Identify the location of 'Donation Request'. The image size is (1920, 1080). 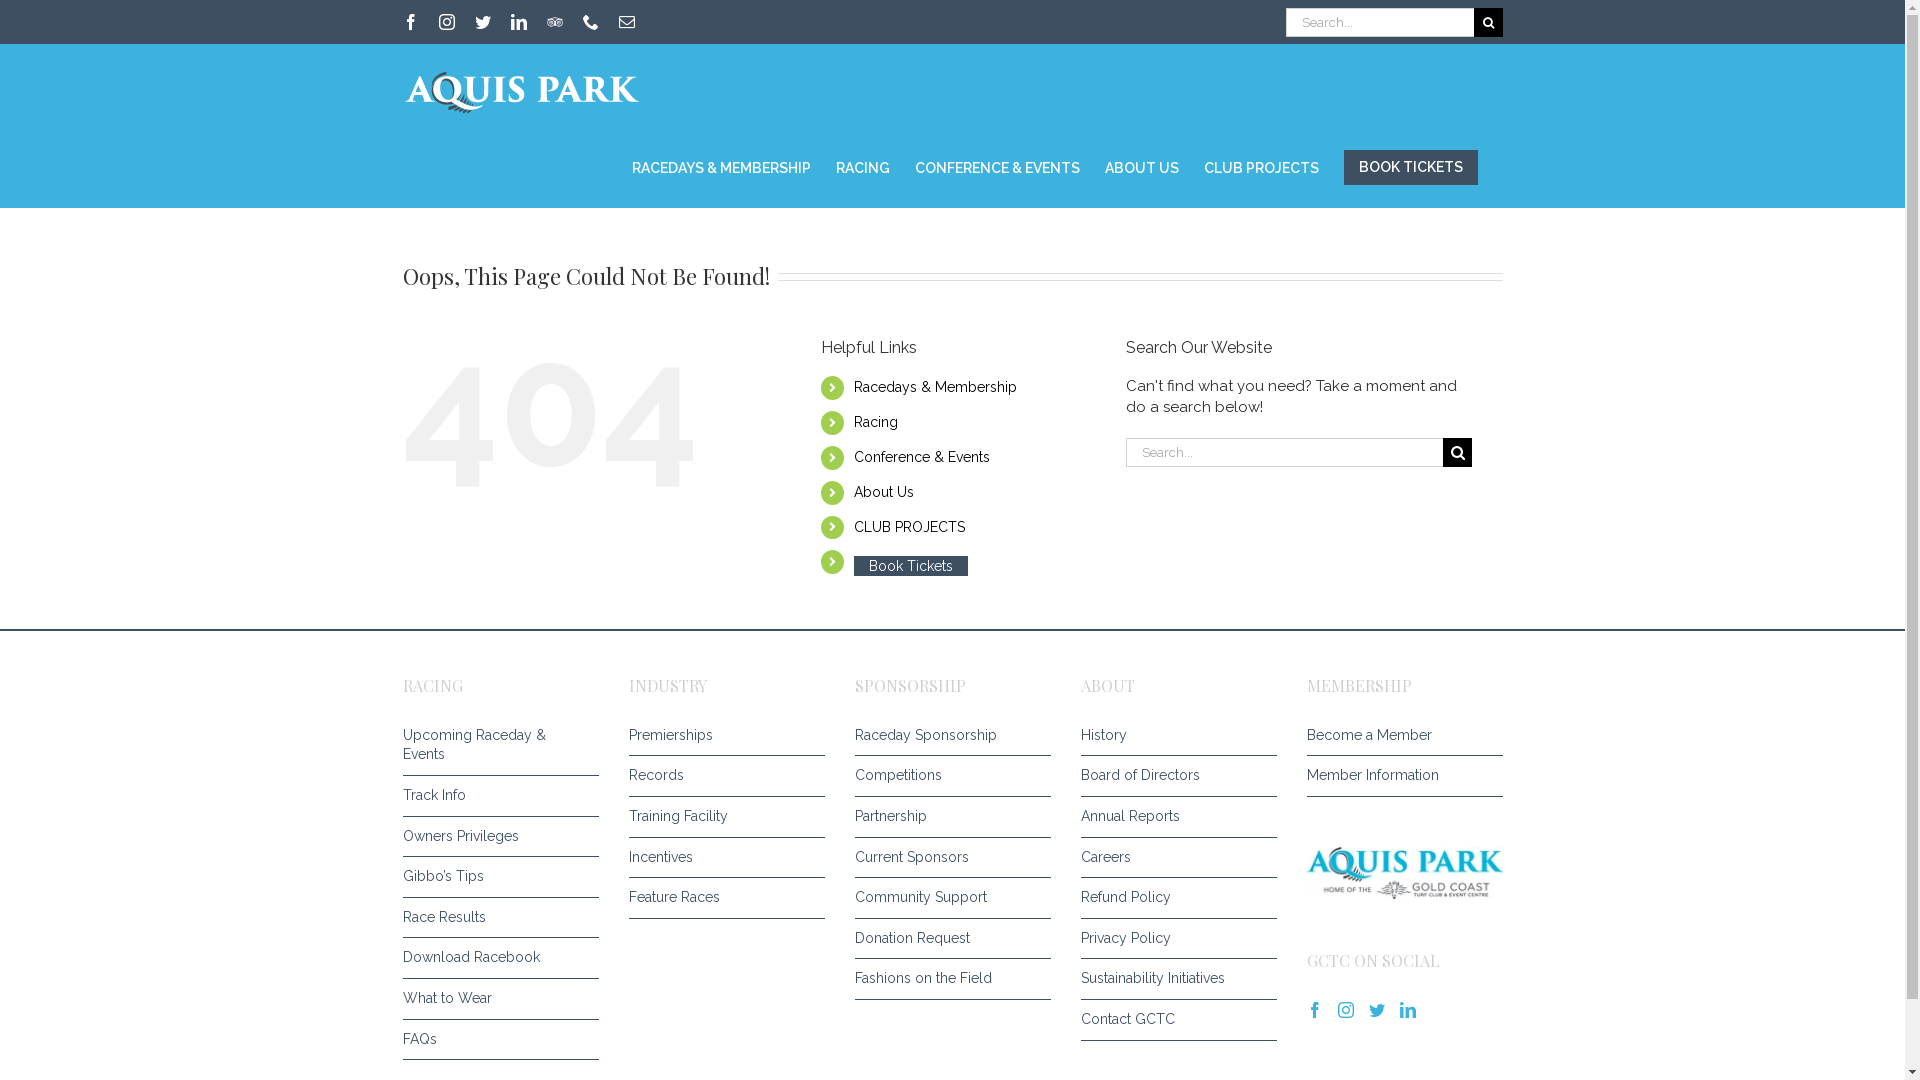
(945, 938).